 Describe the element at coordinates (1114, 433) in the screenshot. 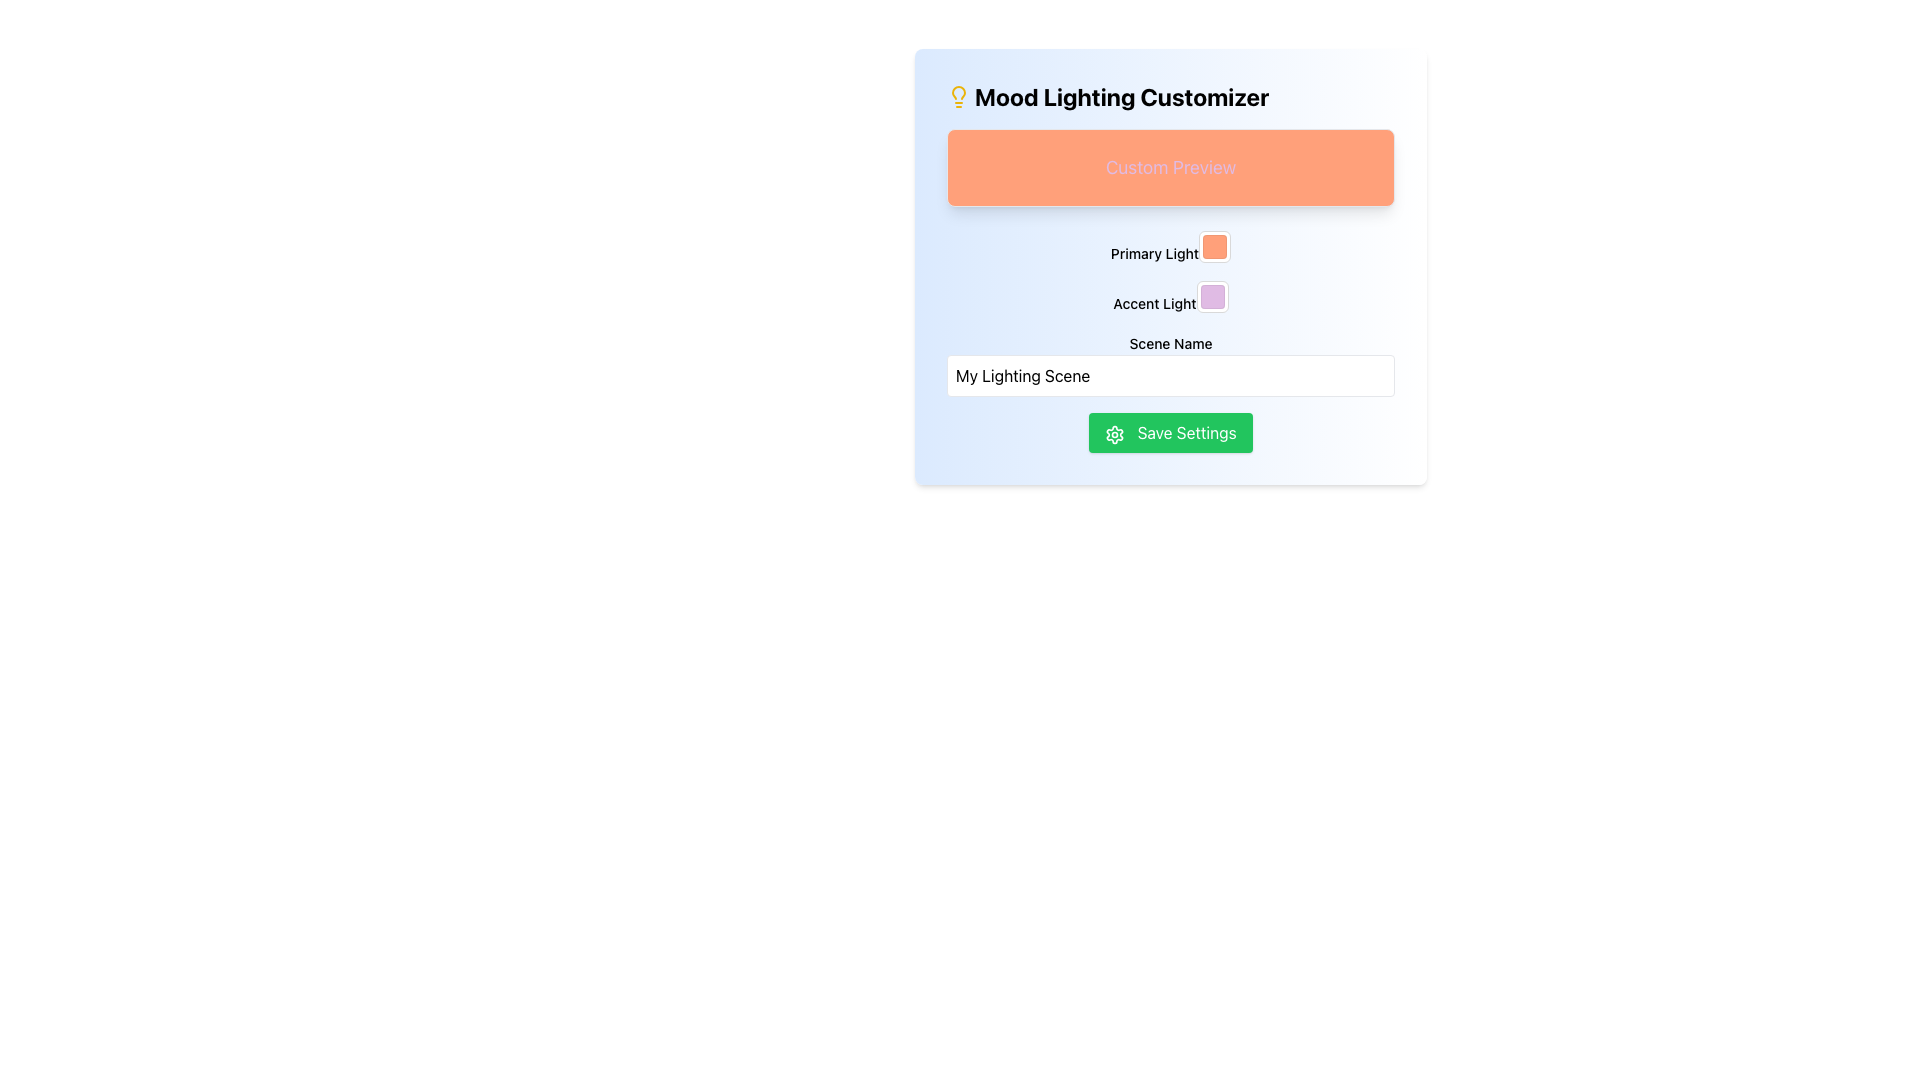

I see `the gear-shaped icon for settings, which is part of the green rectangular button labeled 'Save Settings' located beneath a text input field` at that location.